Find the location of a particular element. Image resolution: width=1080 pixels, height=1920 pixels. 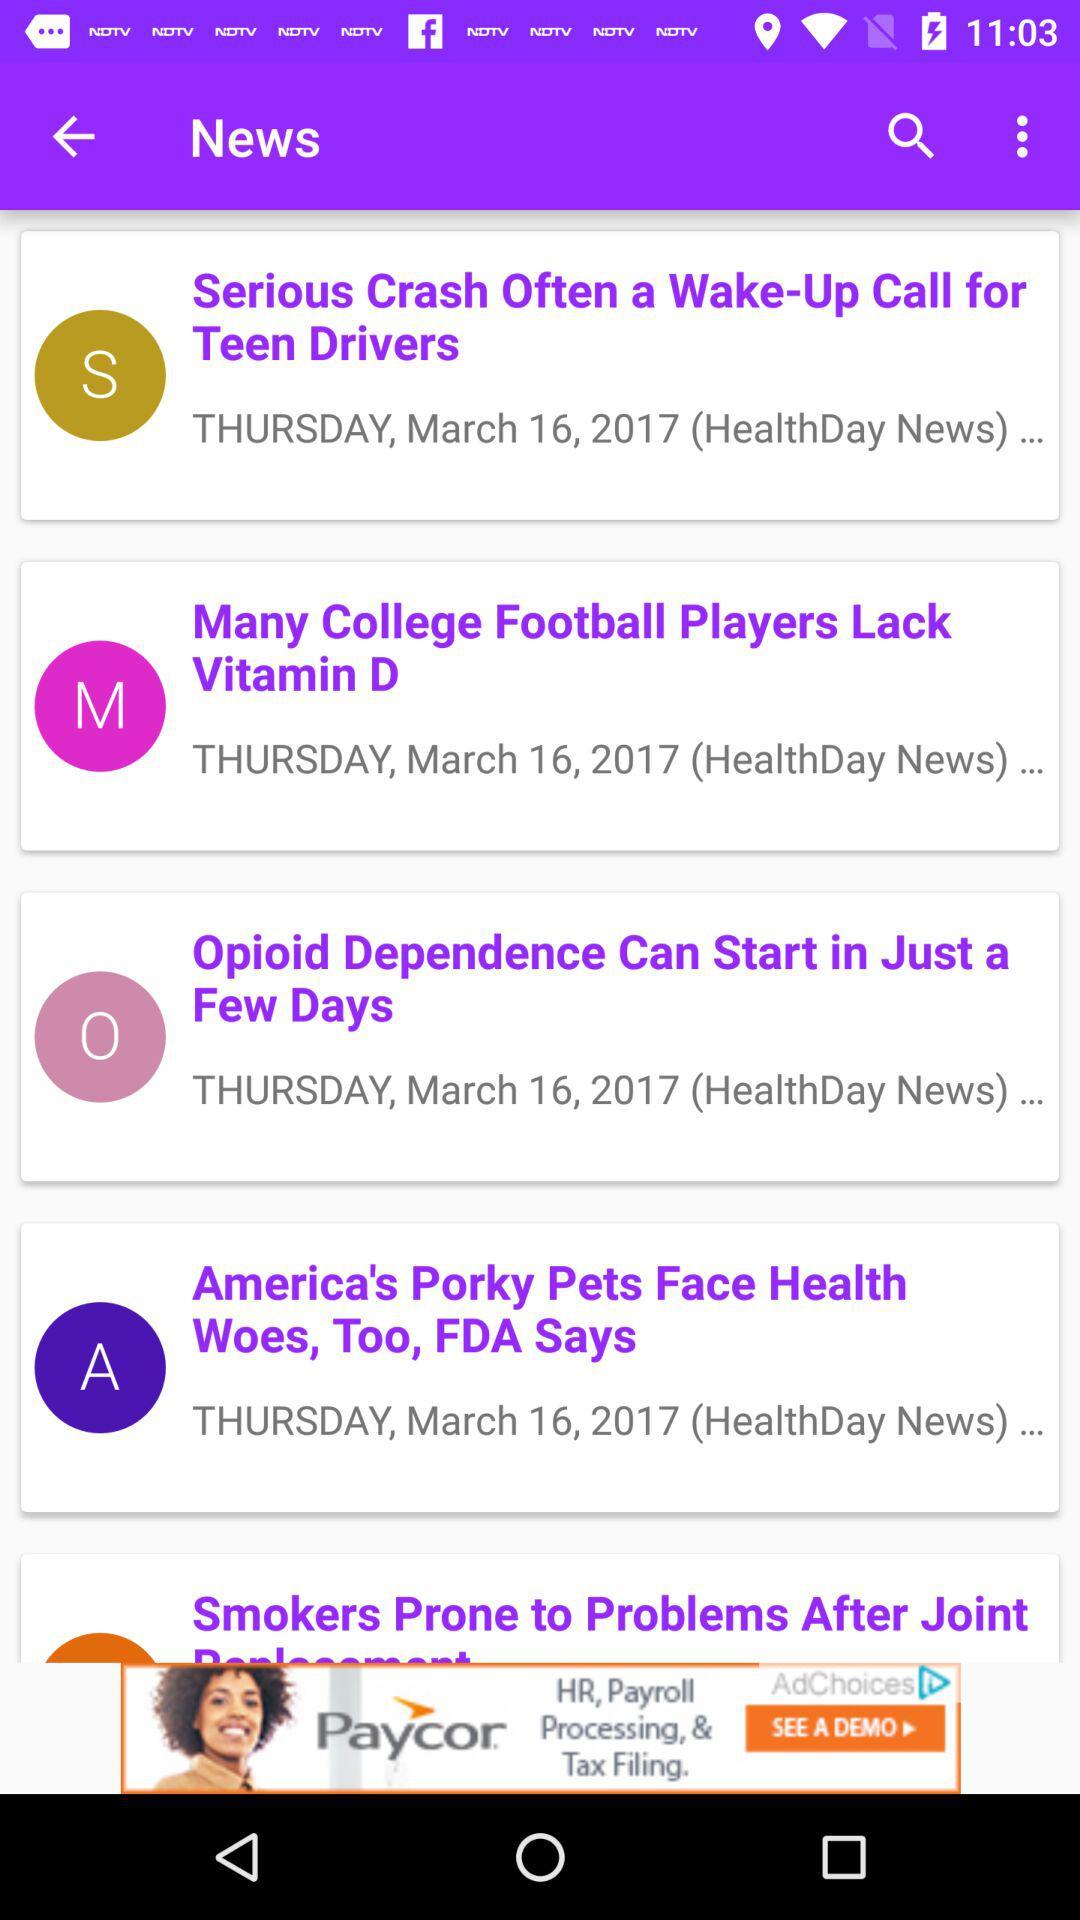

click discriiption is located at coordinates (540, 1727).